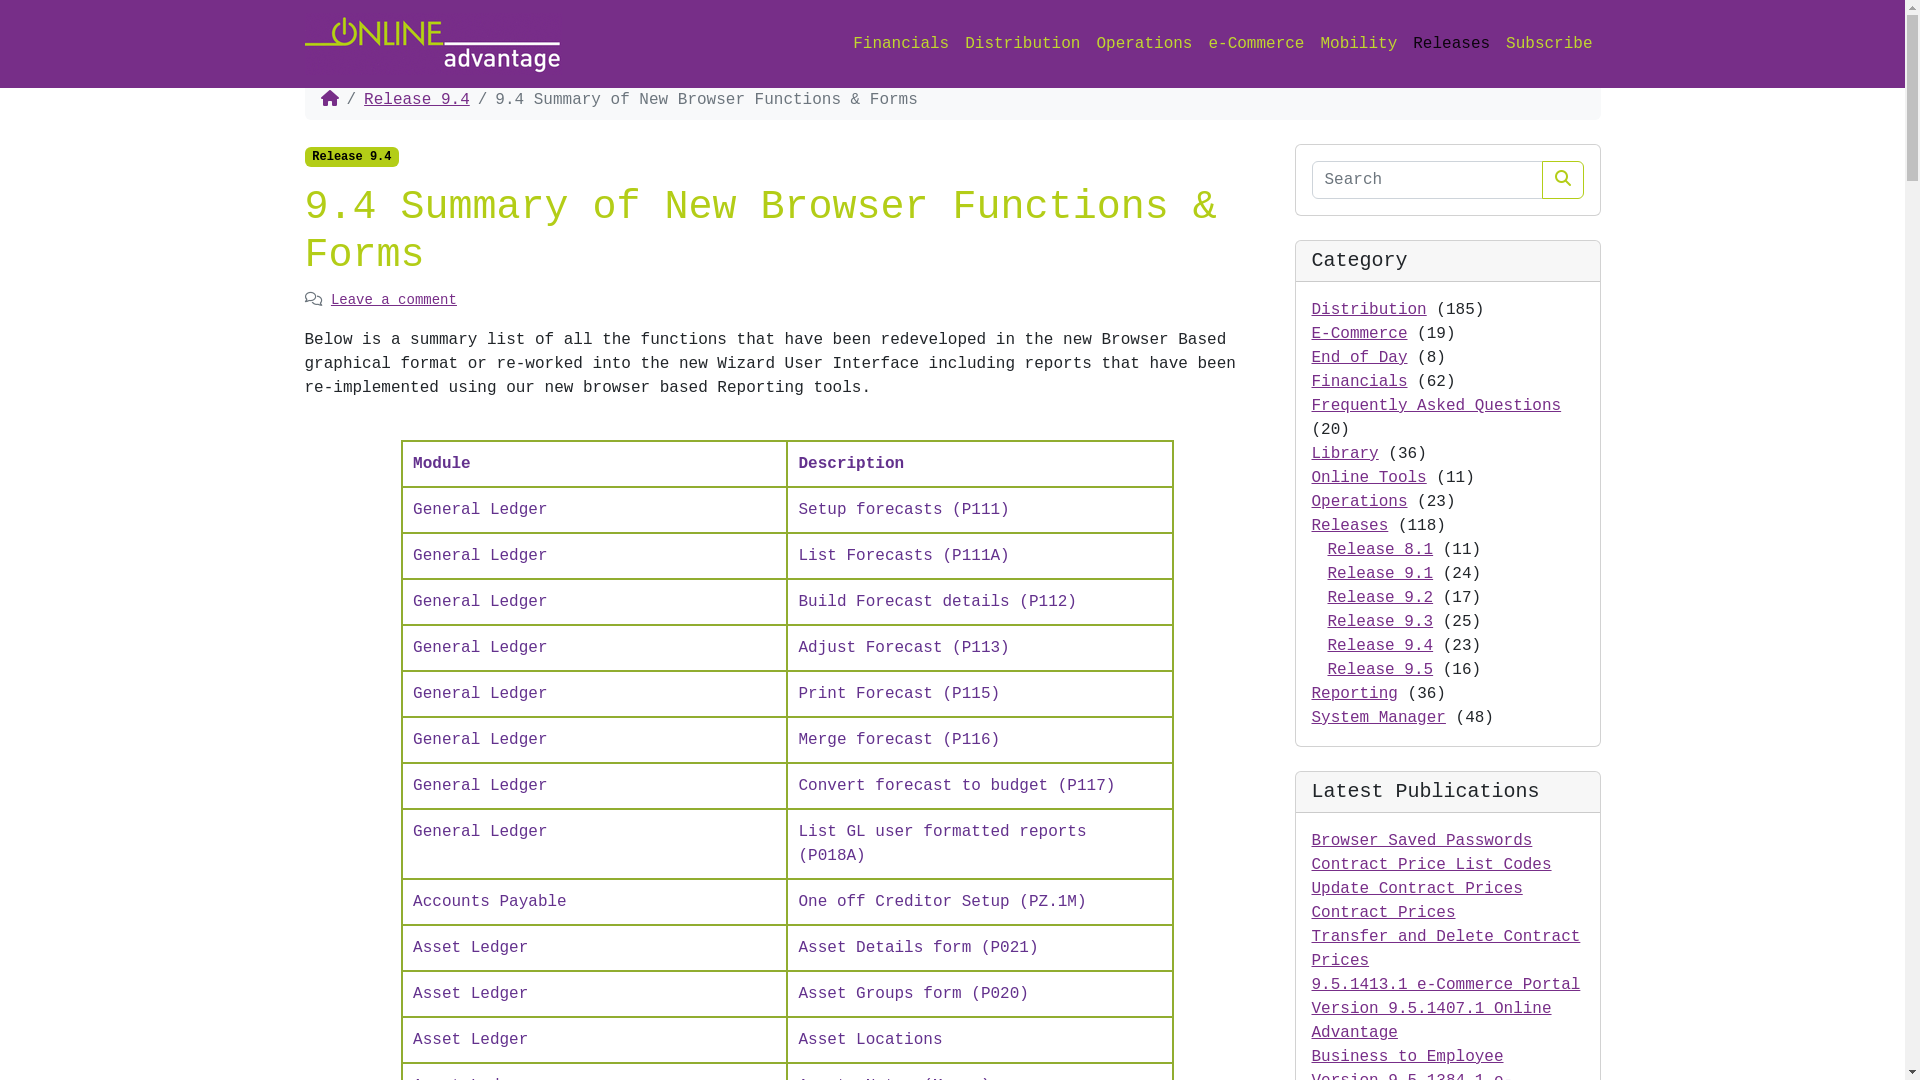 This screenshot has width=1920, height=1080. Describe the element at coordinates (1311, 947) in the screenshot. I see `'Transfer and Delete Contract Prices'` at that location.